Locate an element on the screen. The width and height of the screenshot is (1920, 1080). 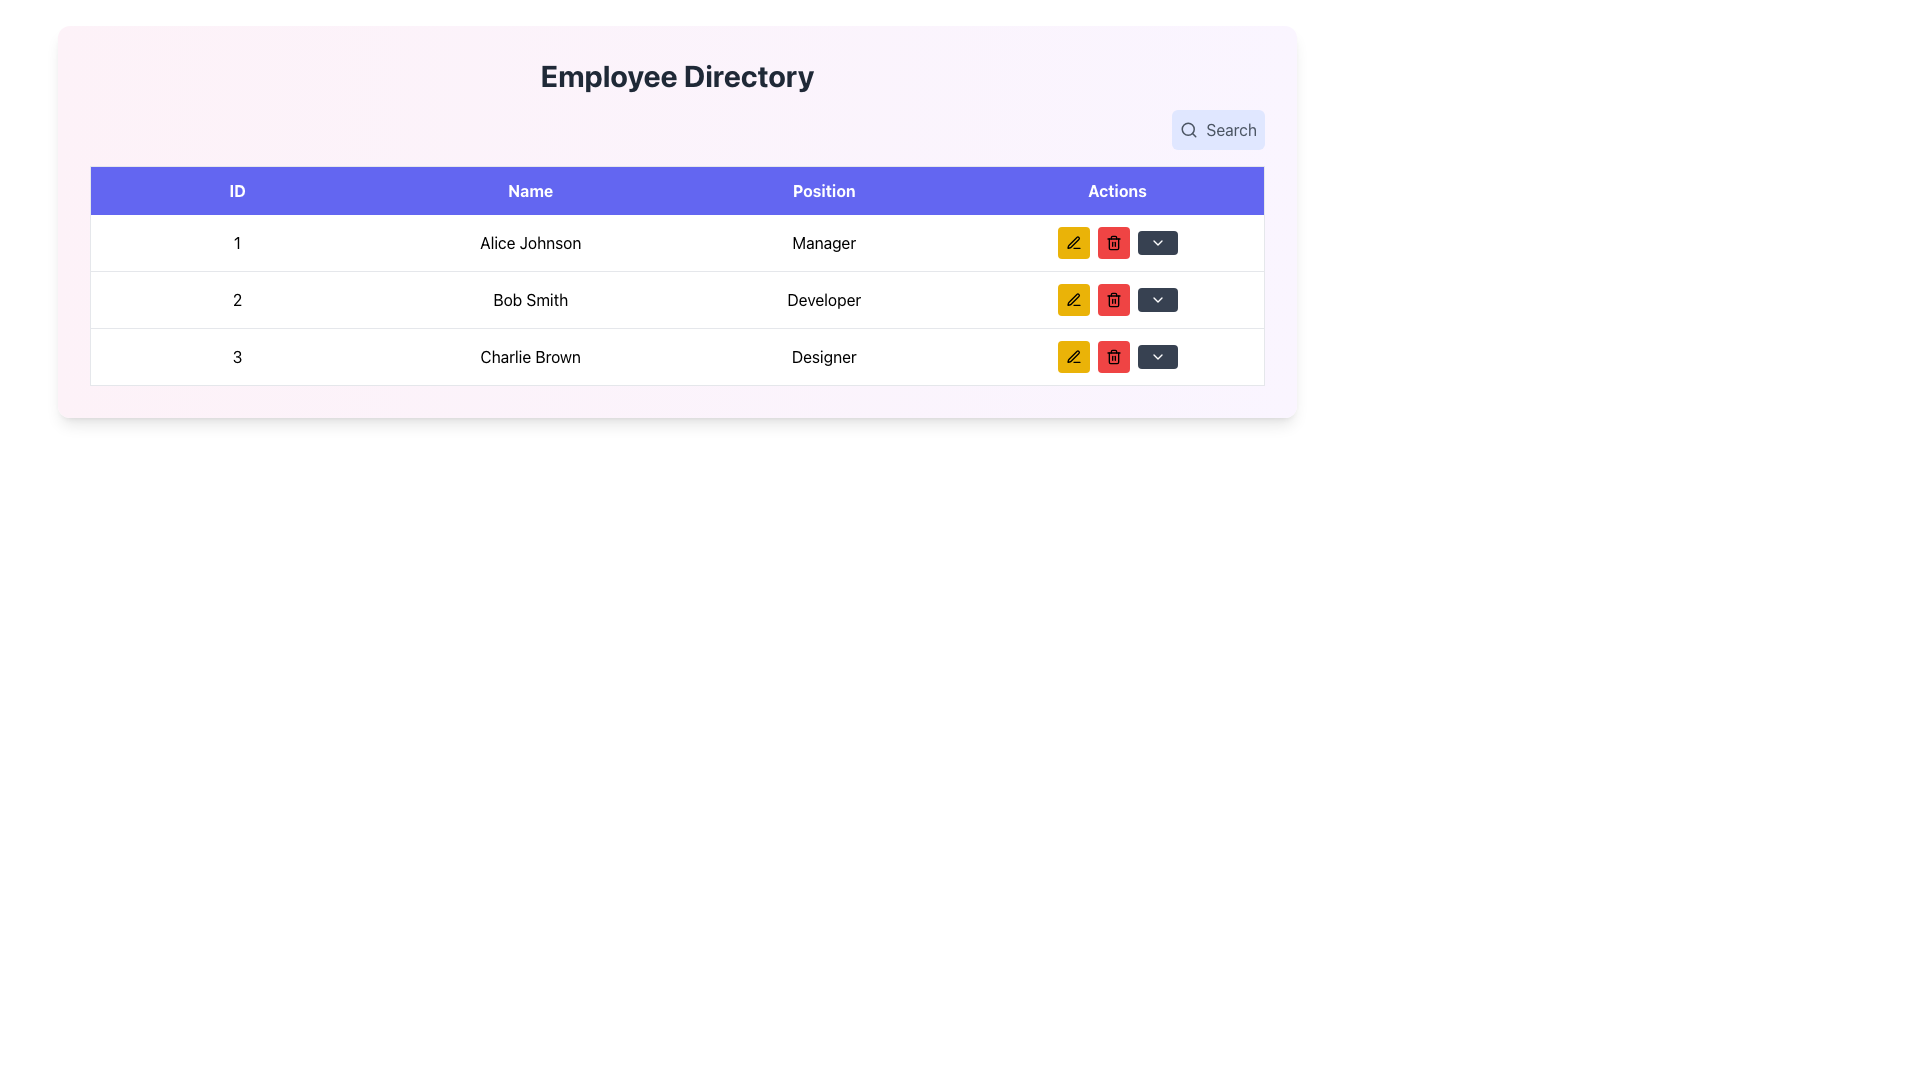
the 'Edit' button located in the second row of the 'Actions' column within the table is located at coordinates (1072, 300).